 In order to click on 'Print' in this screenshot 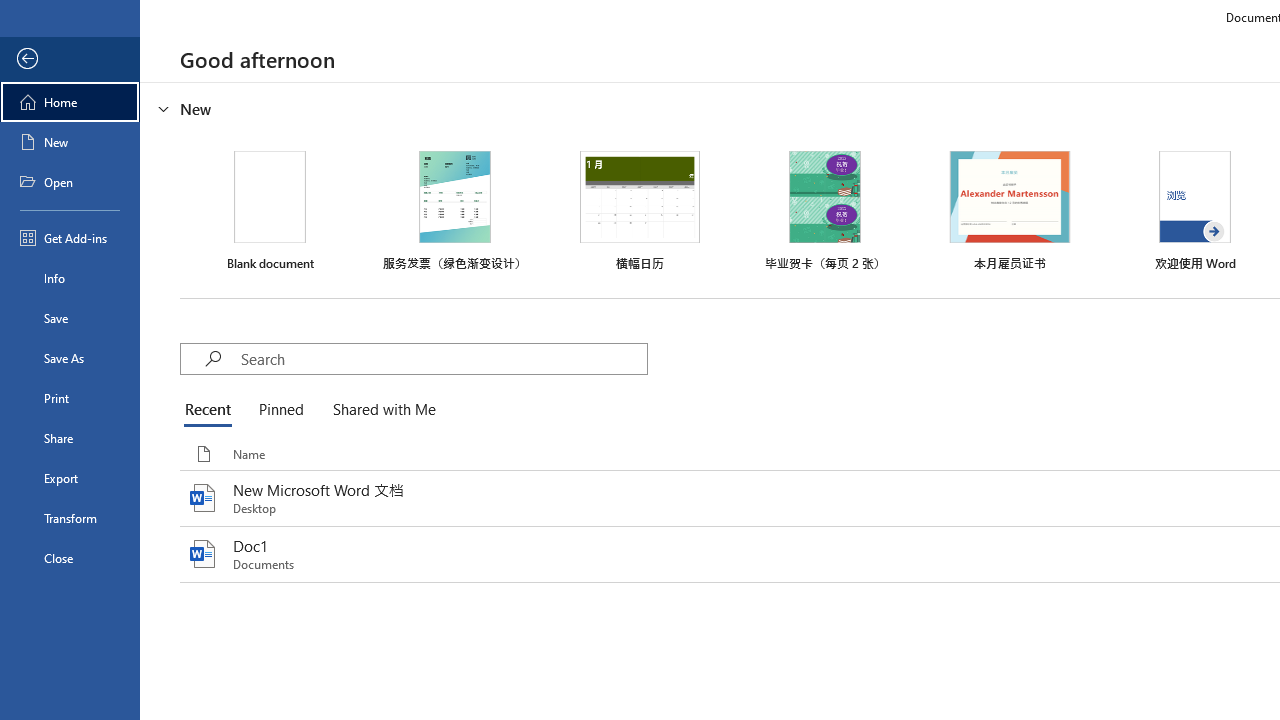, I will do `click(69, 398)`.